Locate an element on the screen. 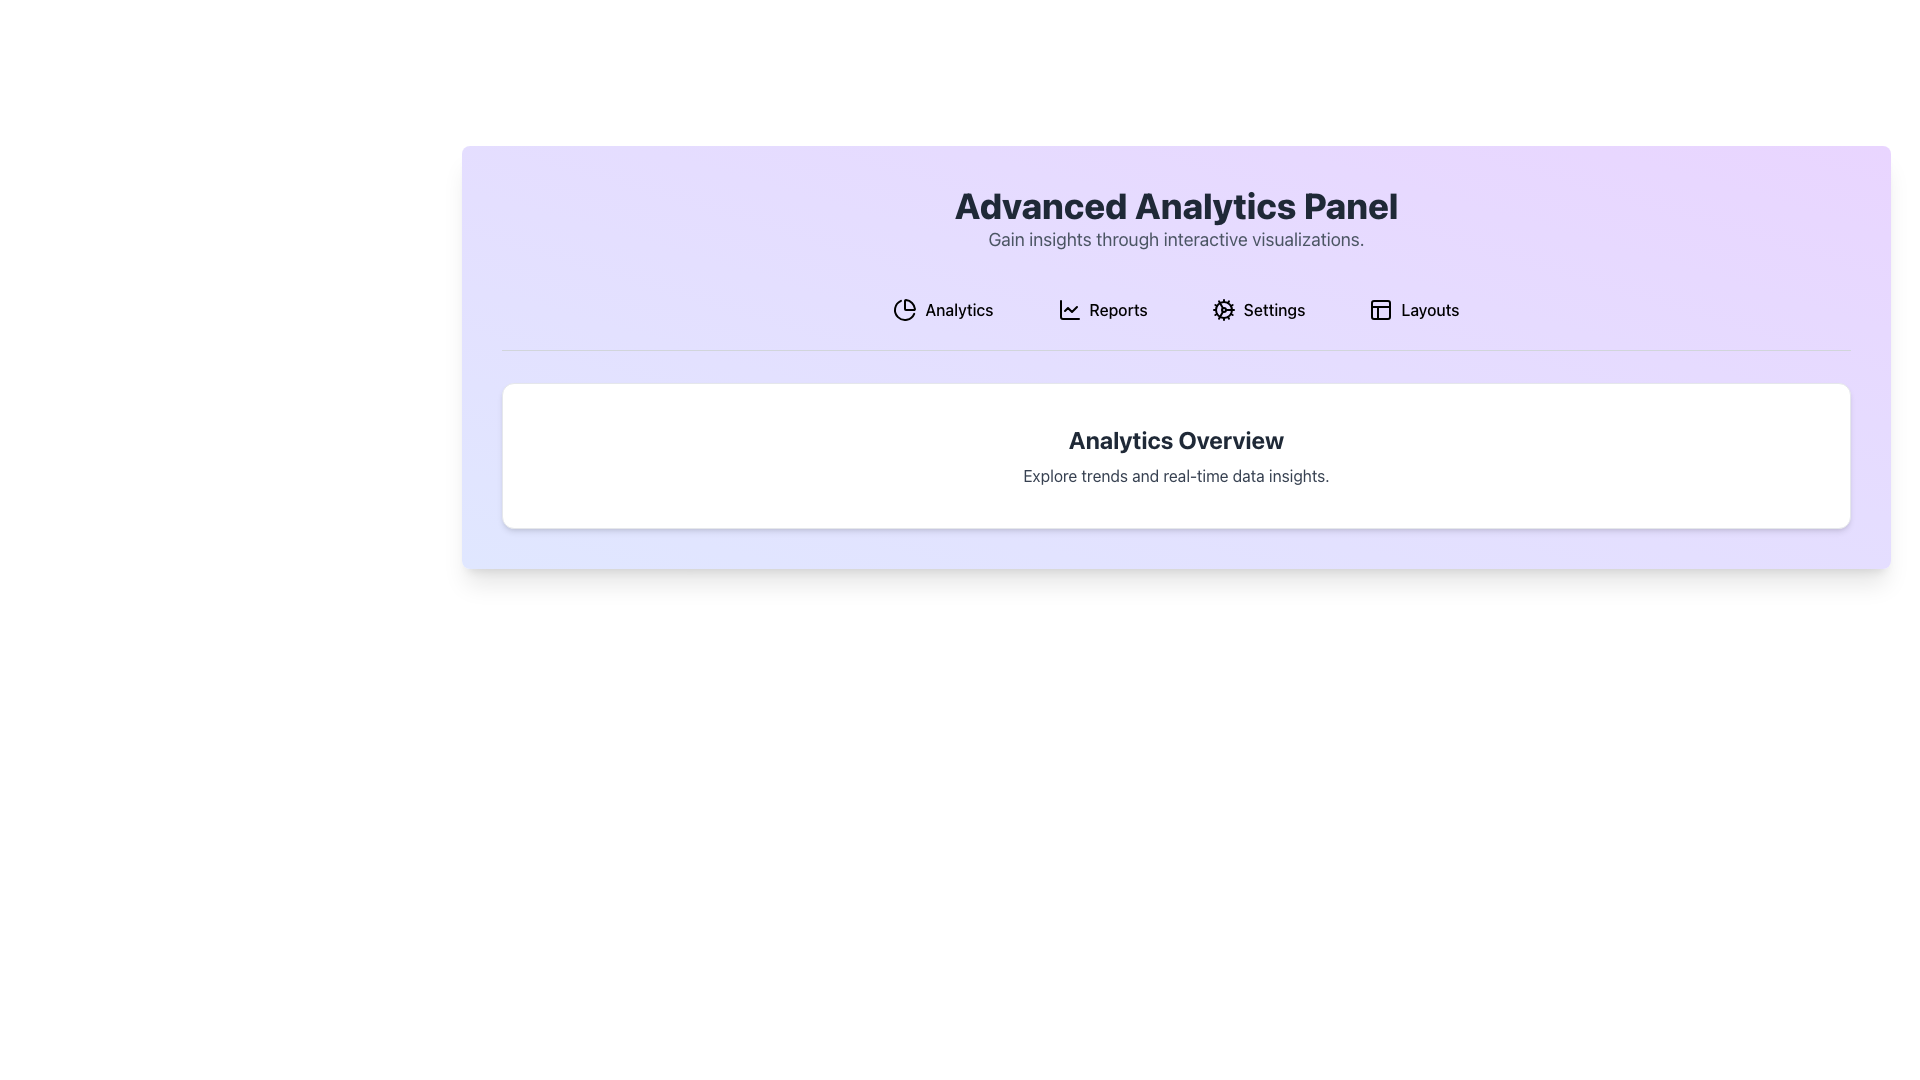 The height and width of the screenshot is (1080, 1920). the 'Settings' button is located at coordinates (1257, 309).